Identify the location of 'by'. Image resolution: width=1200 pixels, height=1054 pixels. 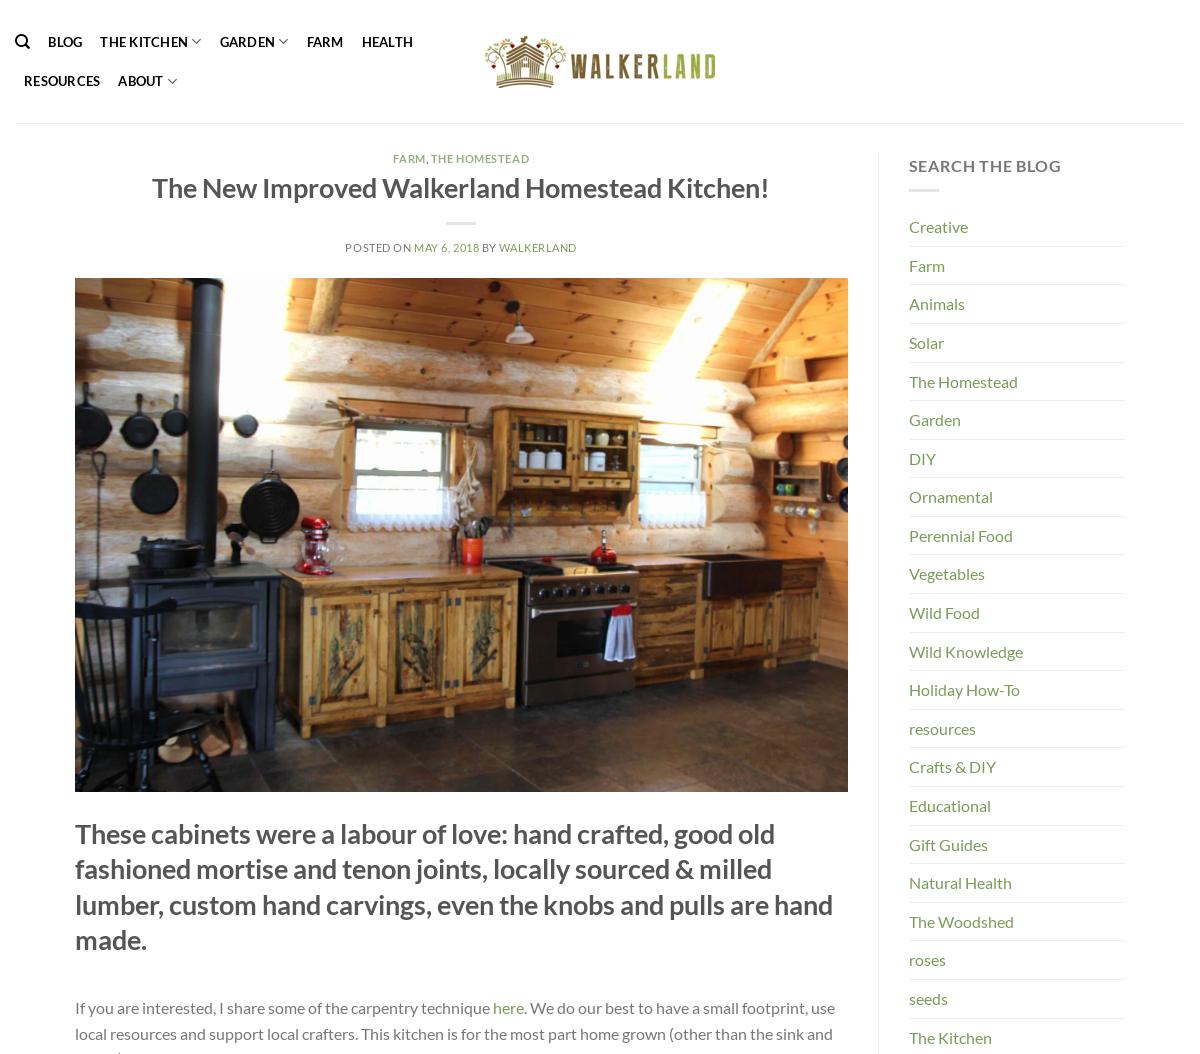
(487, 246).